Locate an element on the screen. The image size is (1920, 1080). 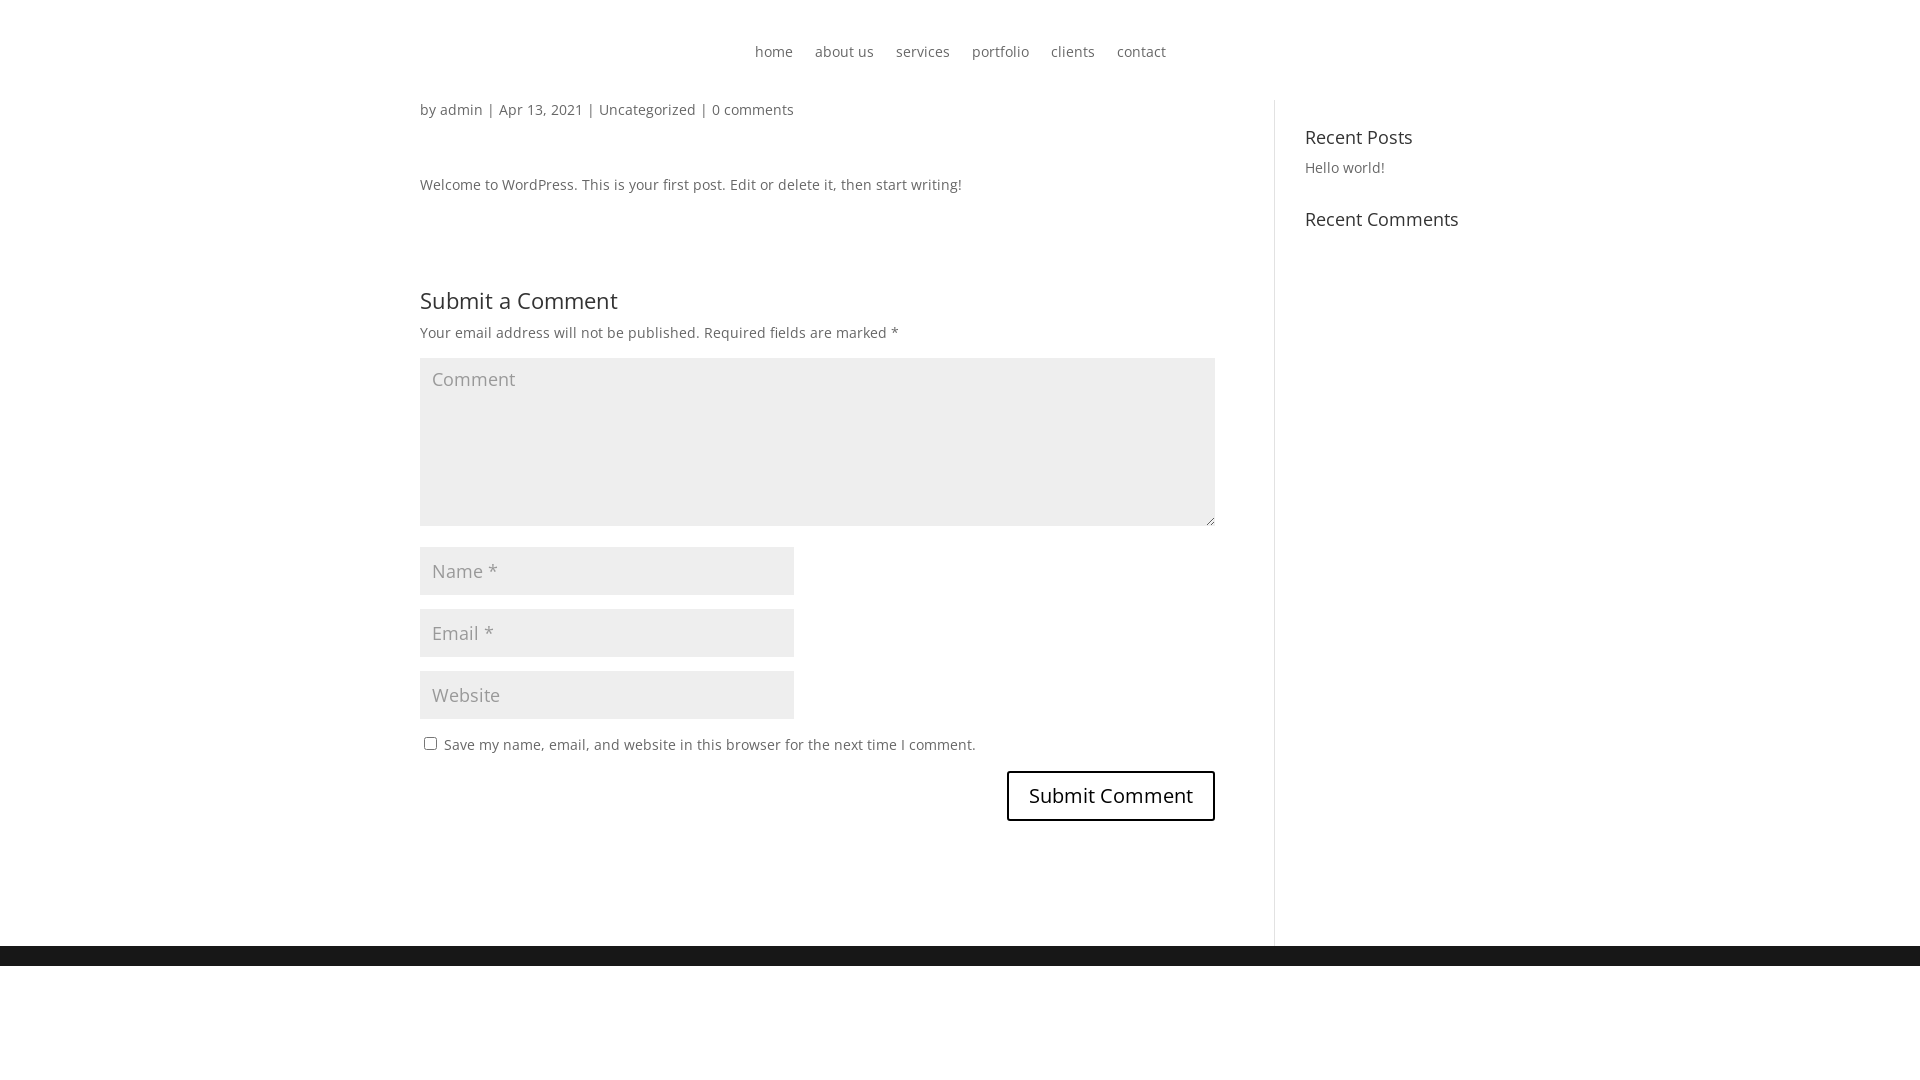
'contact' is located at coordinates (1115, 55).